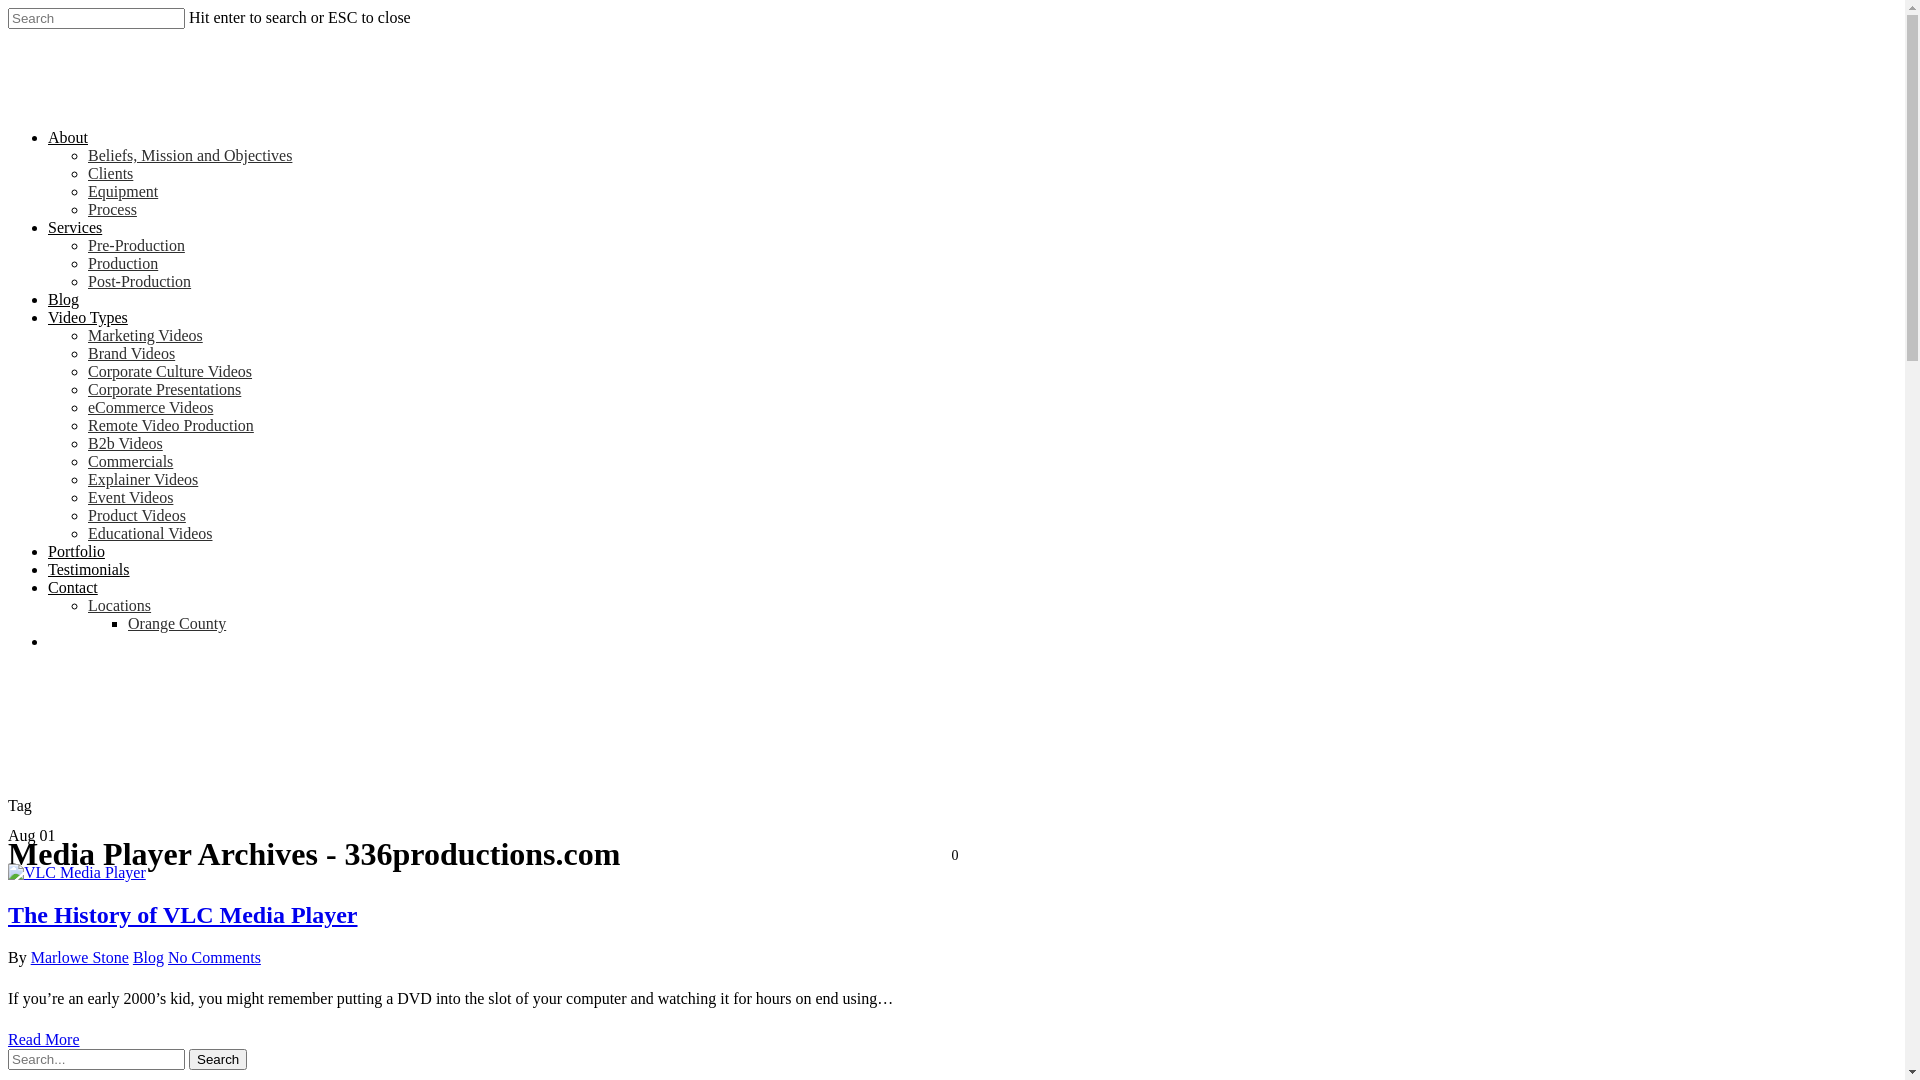 This screenshot has height=1080, width=1920. I want to click on 'Educational Videos', so click(149, 532).